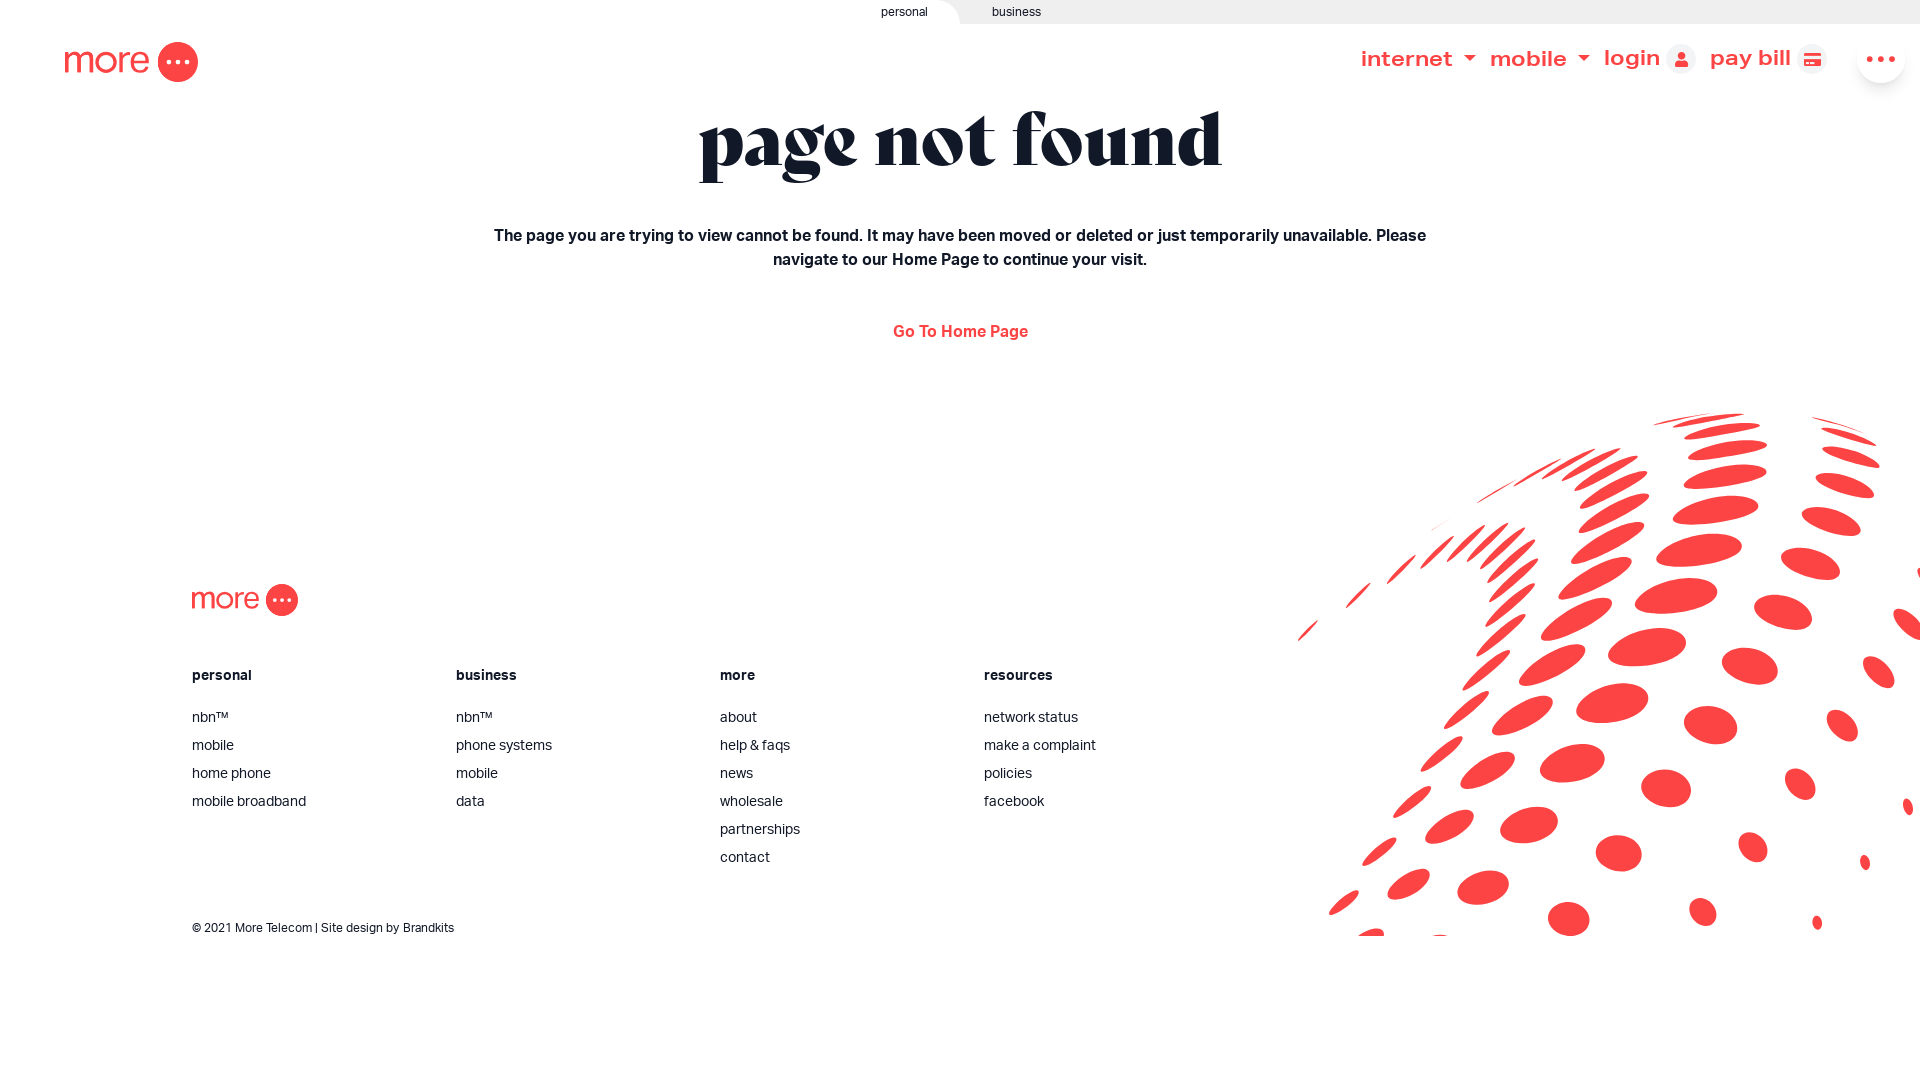 This screenshot has height=1080, width=1920. Describe the element at coordinates (1489, 57) in the screenshot. I see `'mobile'` at that location.